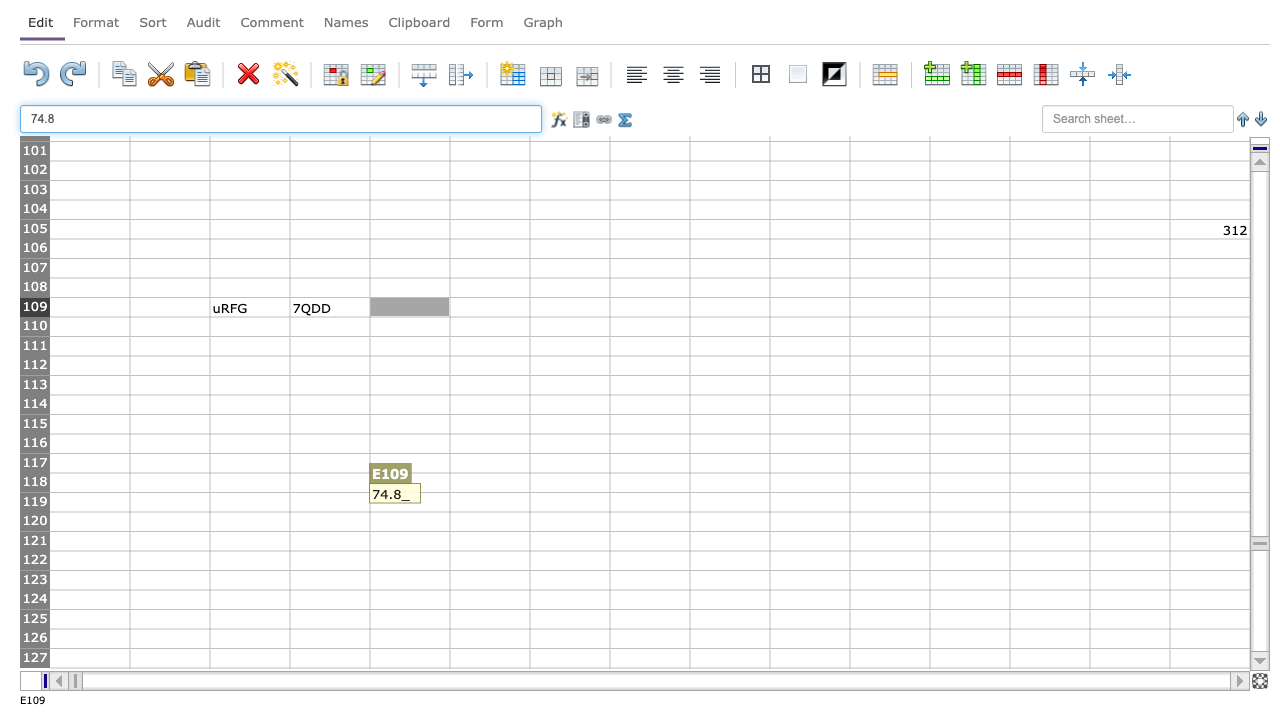  I want to click on Place cursor in H119, so click(649, 501).